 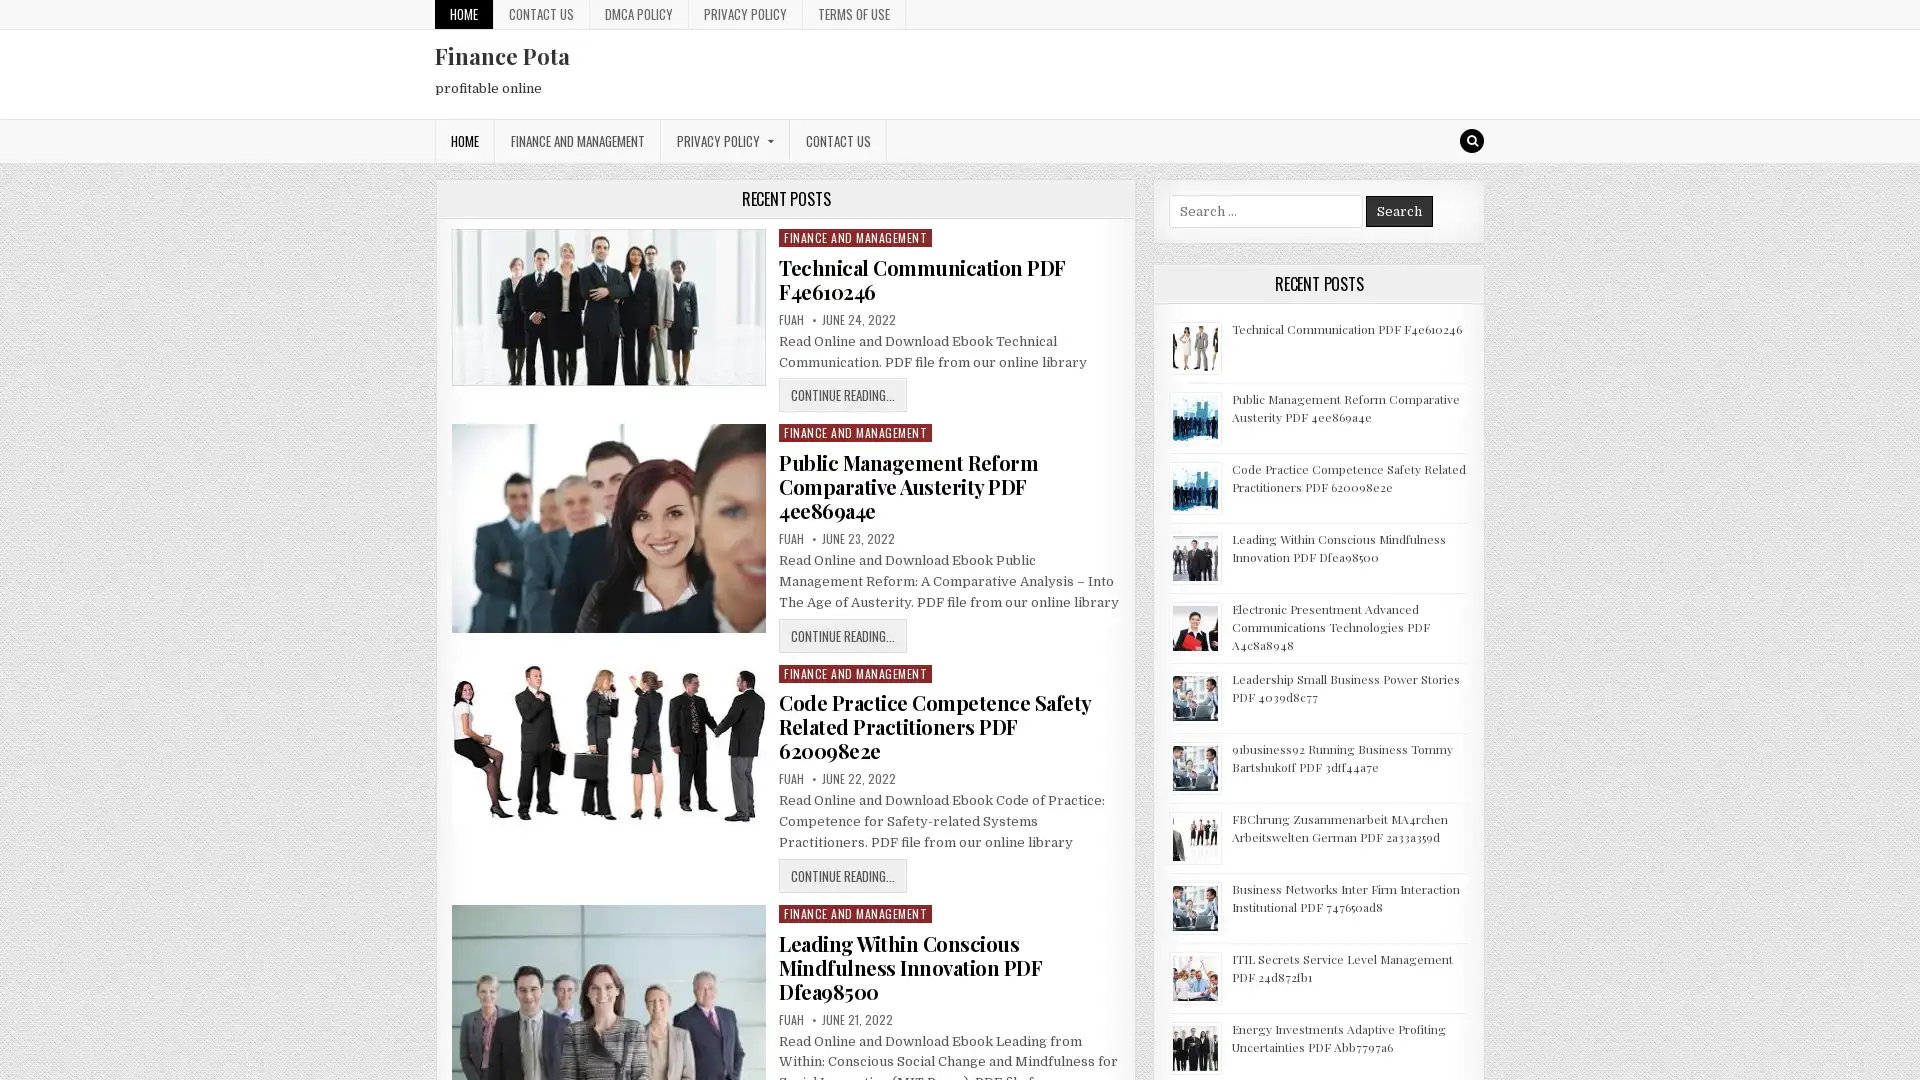 What do you see at coordinates (1398, 211) in the screenshot?
I see `Search` at bounding box center [1398, 211].